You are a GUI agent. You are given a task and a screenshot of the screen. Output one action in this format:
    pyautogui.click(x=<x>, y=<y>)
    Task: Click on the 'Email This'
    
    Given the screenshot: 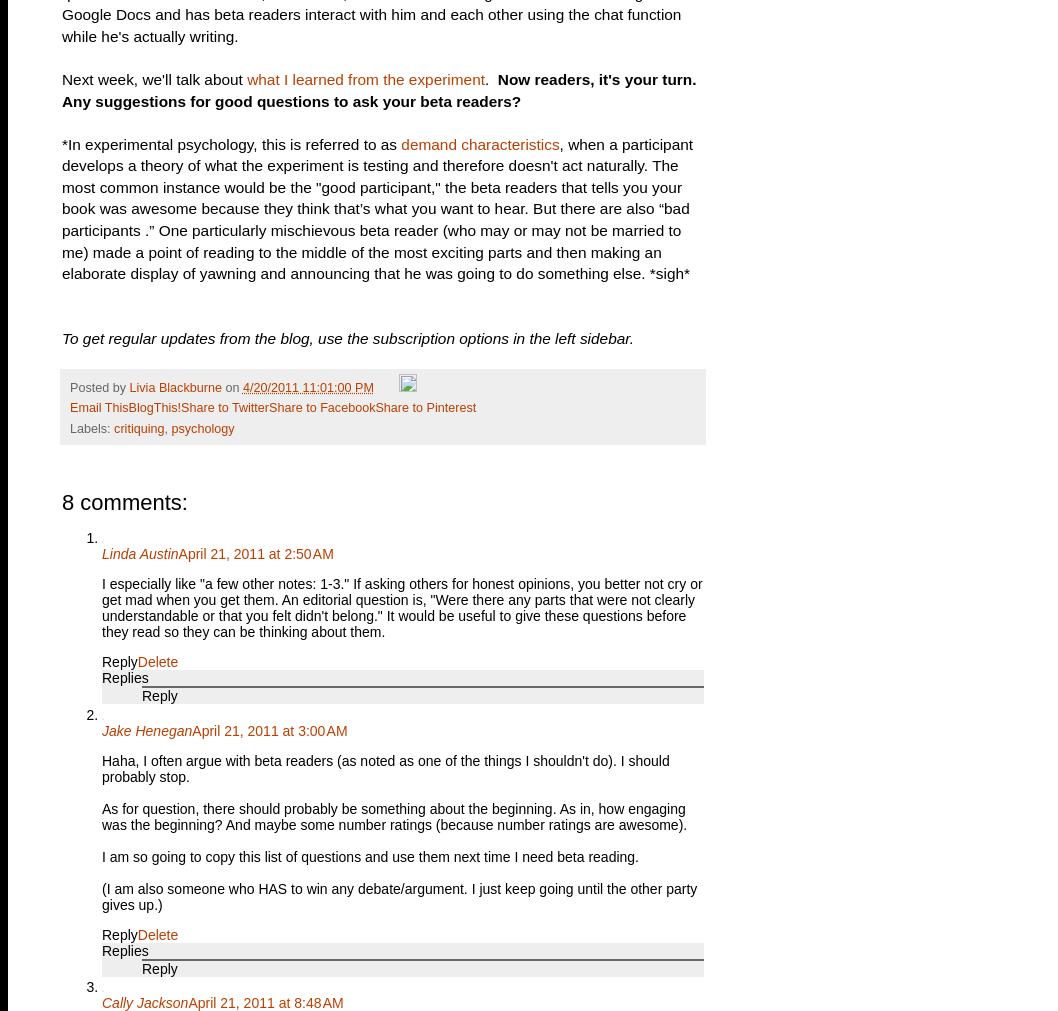 What is the action you would take?
    pyautogui.click(x=98, y=407)
    